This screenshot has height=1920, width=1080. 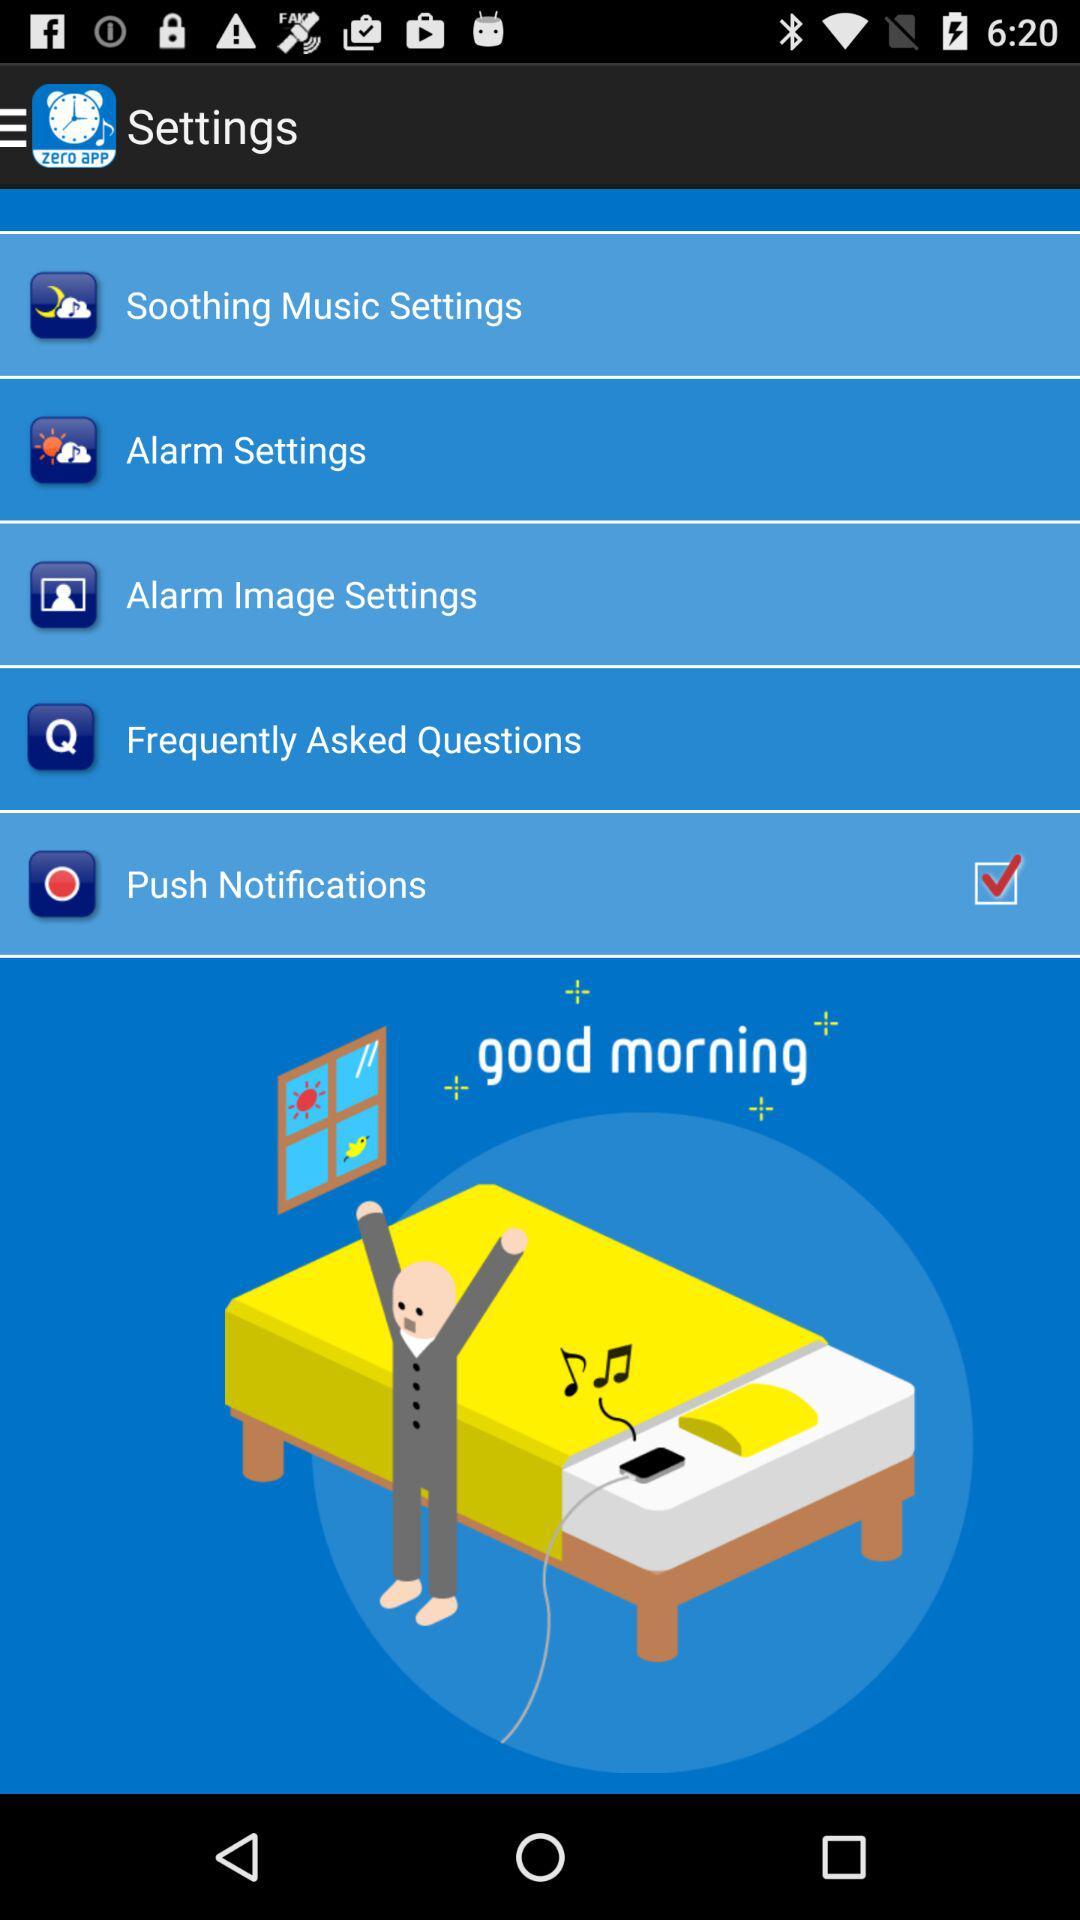 What do you see at coordinates (1017, 882) in the screenshot?
I see `the icon to the right of the push notifications icon` at bounding box center [1017, 882].